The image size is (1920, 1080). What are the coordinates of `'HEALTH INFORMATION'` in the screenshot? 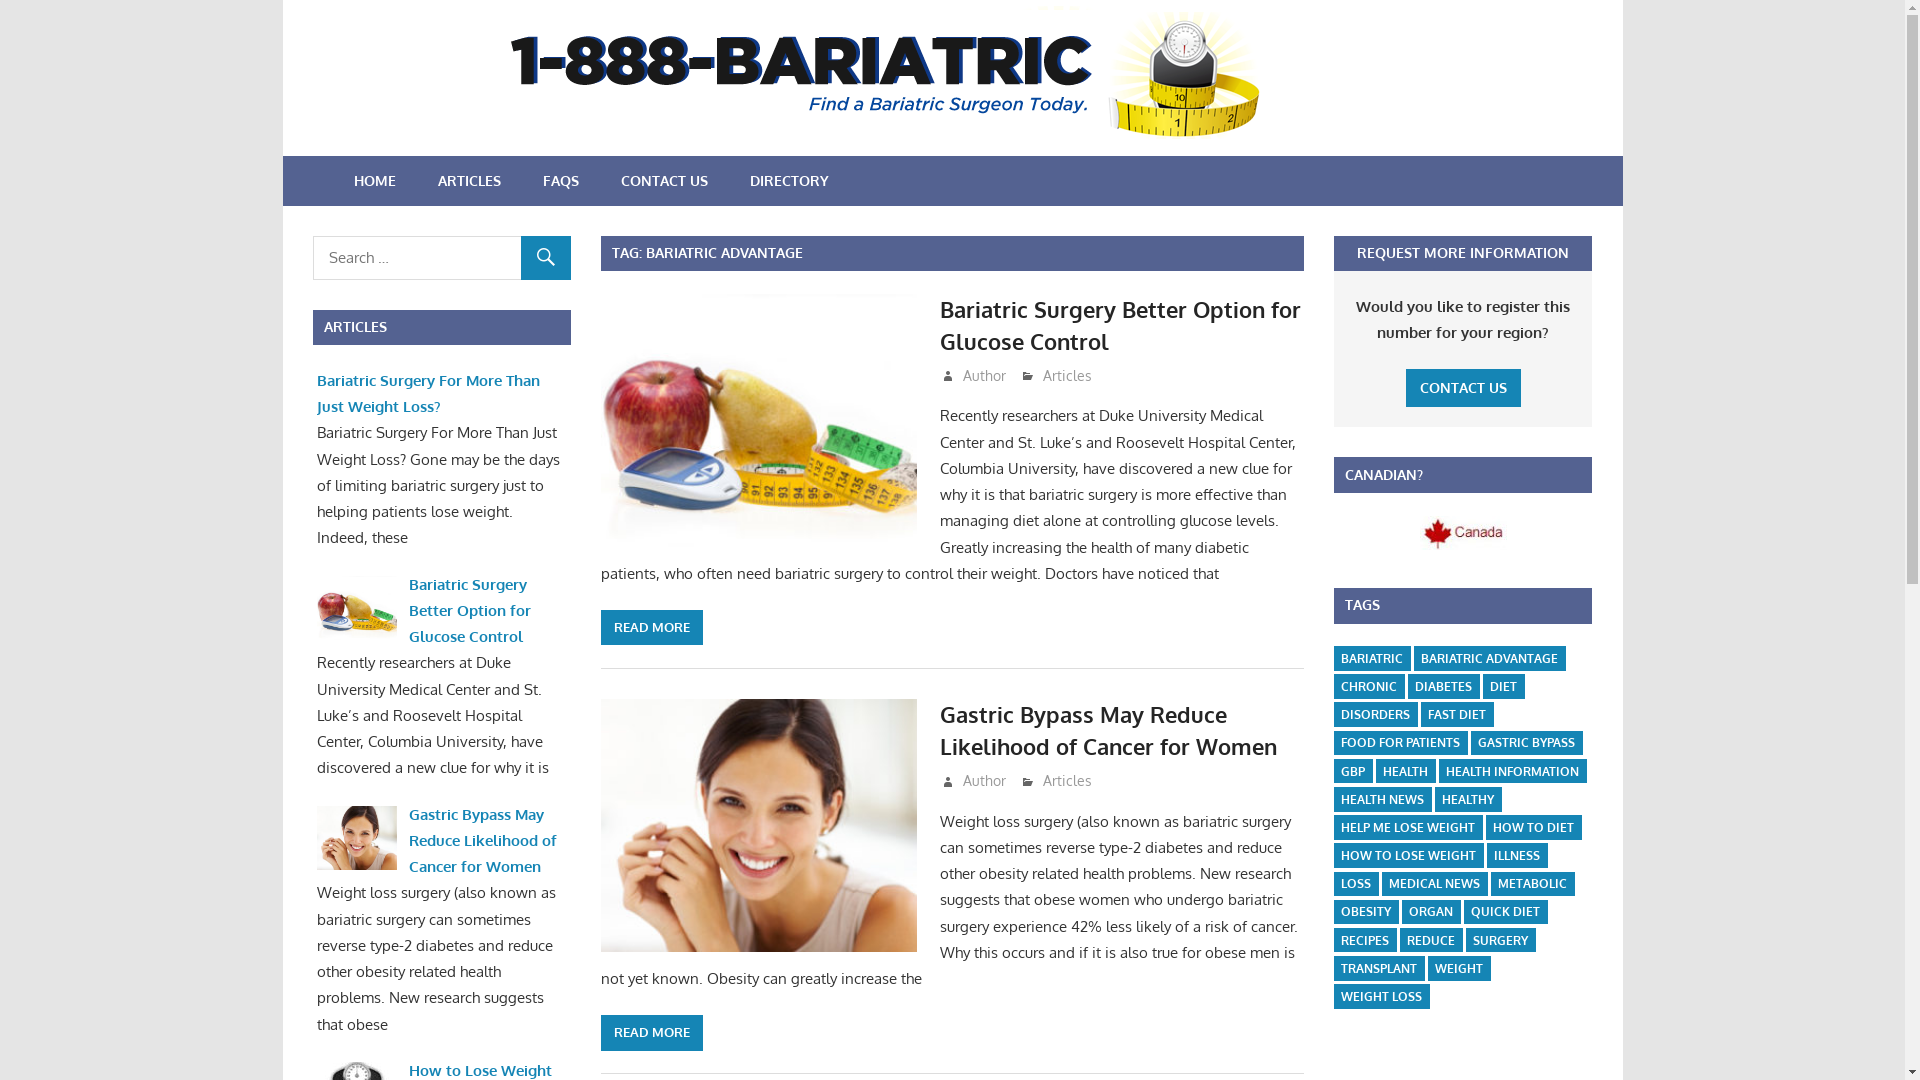 It's located at (1512, 770).